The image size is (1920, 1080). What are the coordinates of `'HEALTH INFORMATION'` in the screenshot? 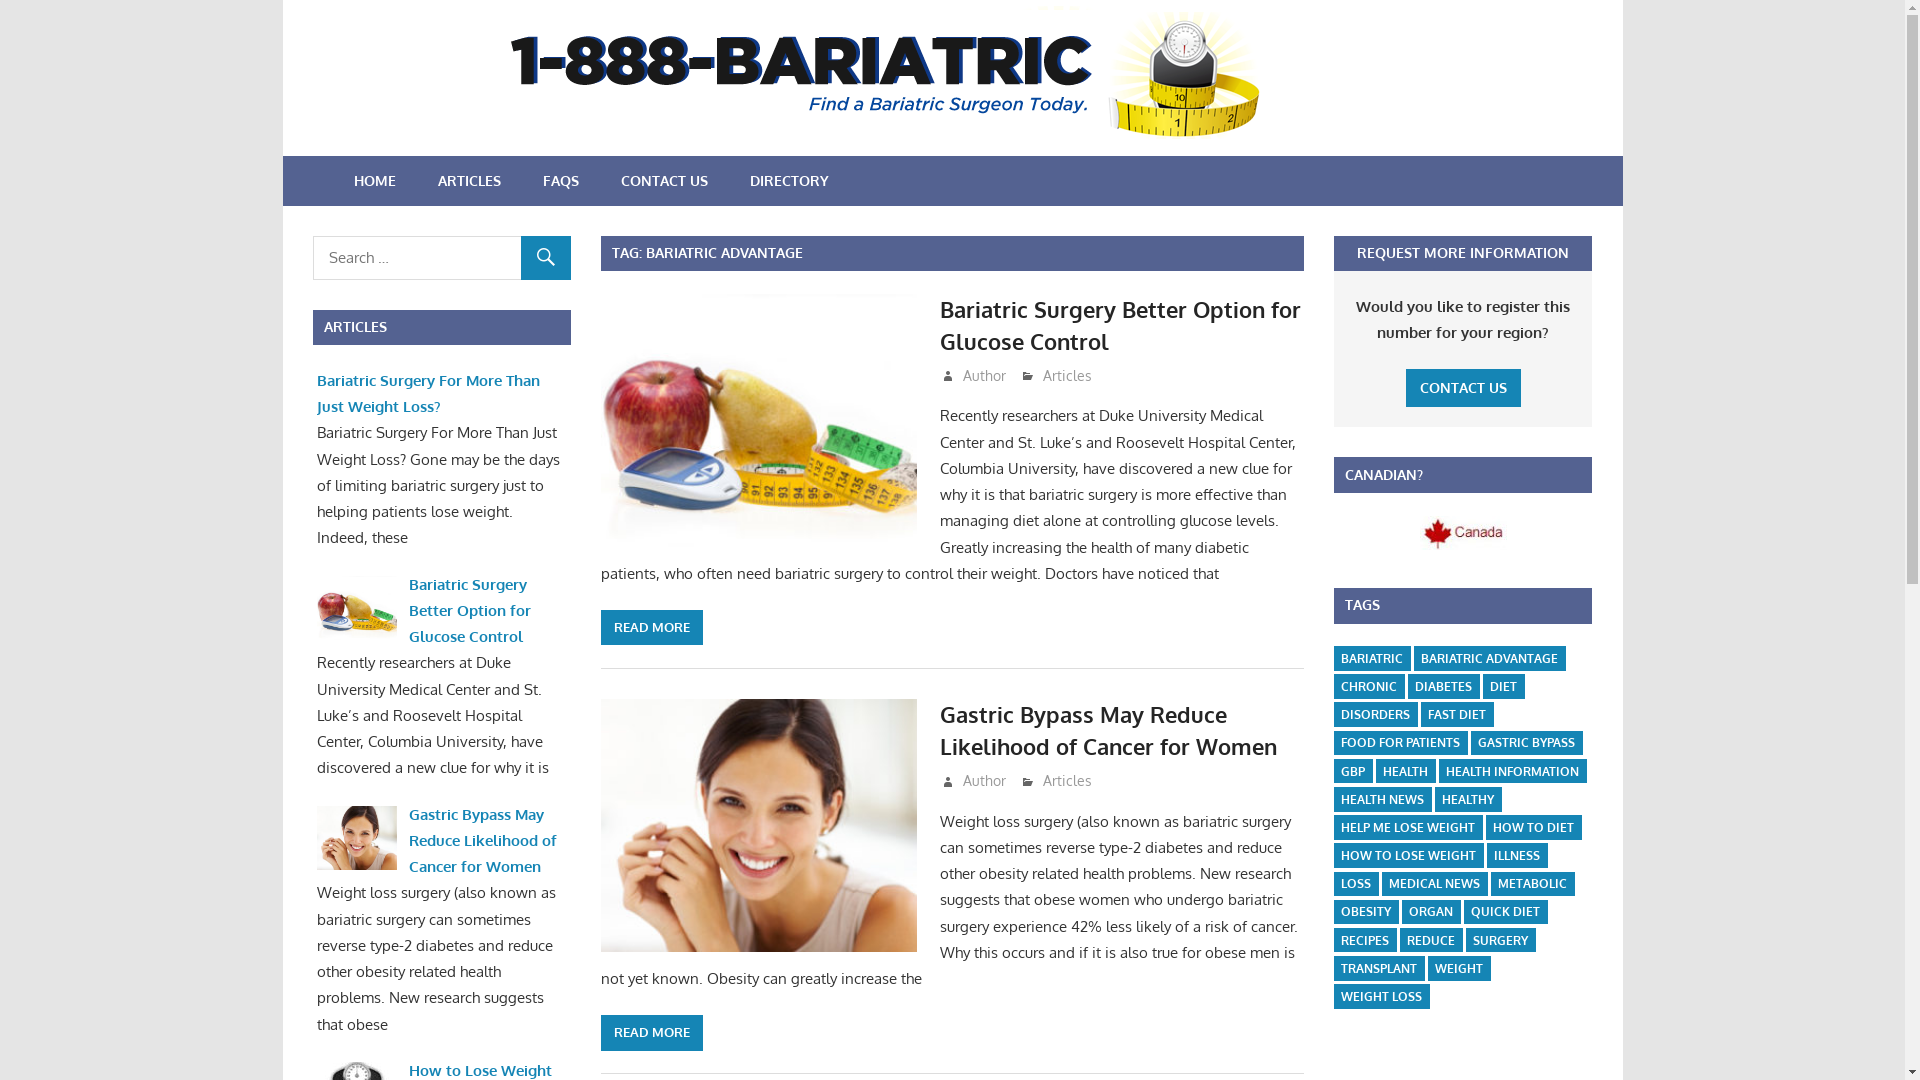 It's located at (1512, 770).